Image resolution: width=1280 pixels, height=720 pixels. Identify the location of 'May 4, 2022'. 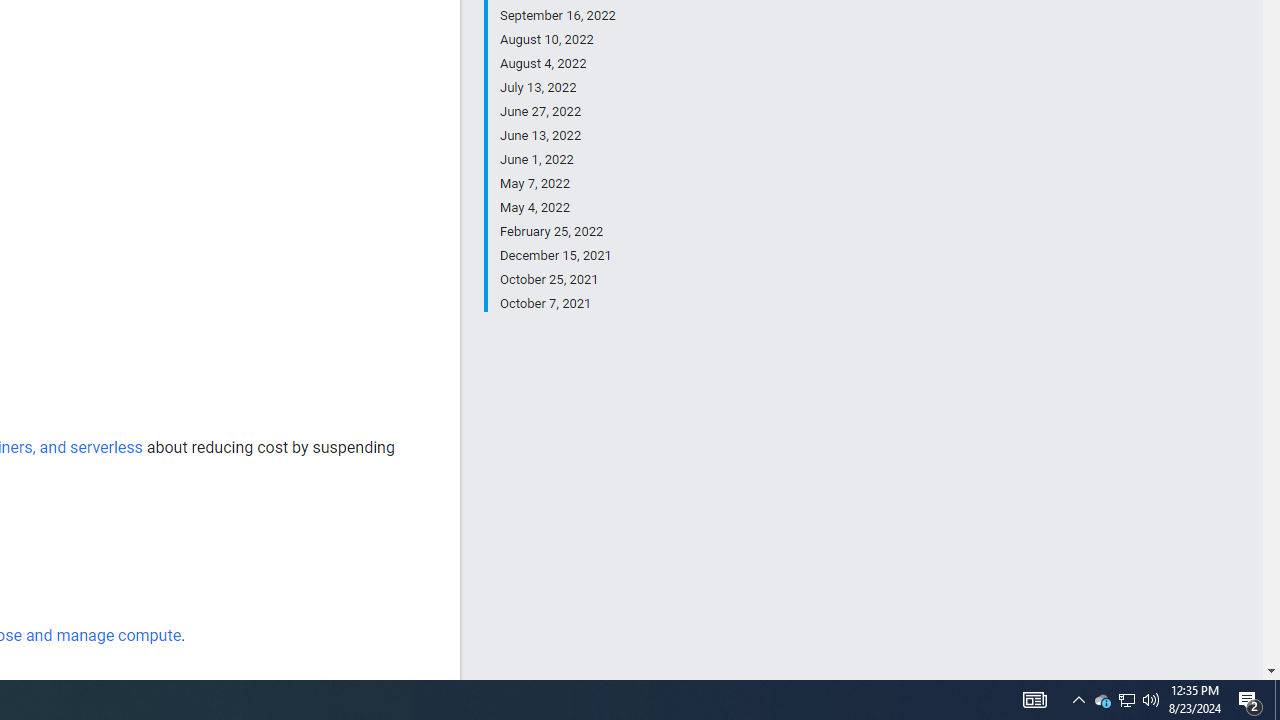
(557, 208).